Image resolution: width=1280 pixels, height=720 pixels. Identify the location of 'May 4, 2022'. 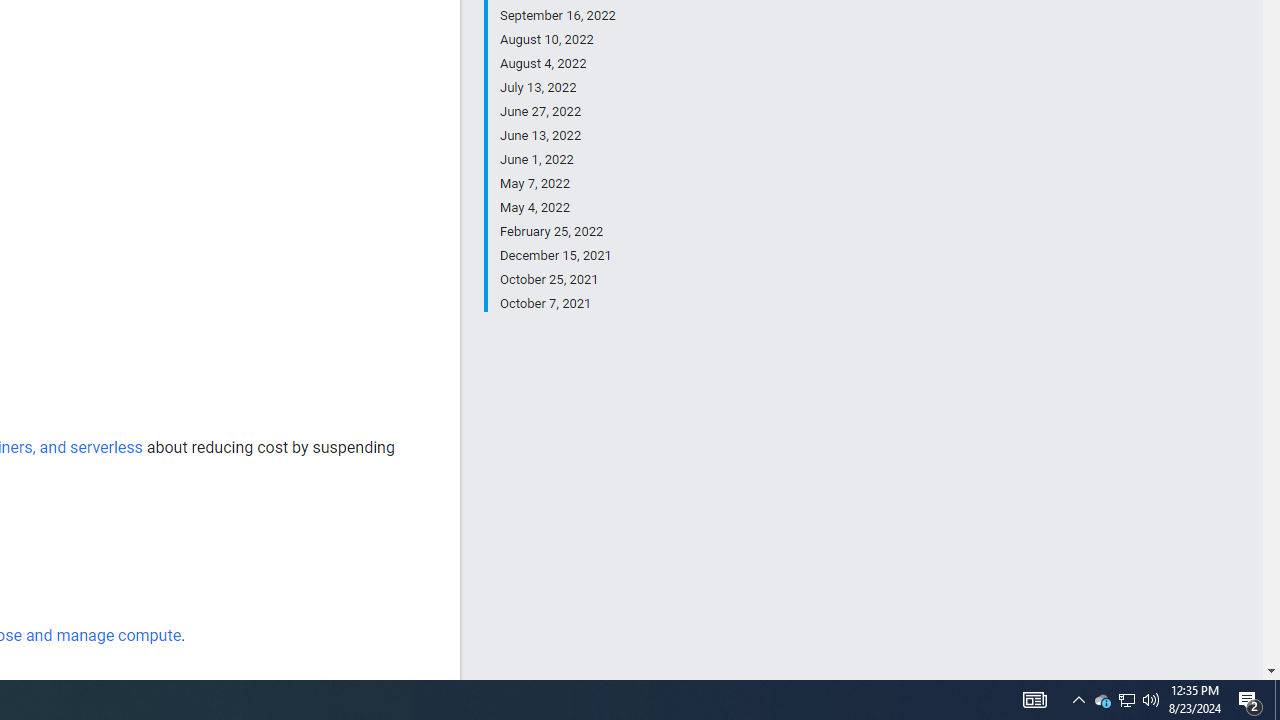
(557, 208).